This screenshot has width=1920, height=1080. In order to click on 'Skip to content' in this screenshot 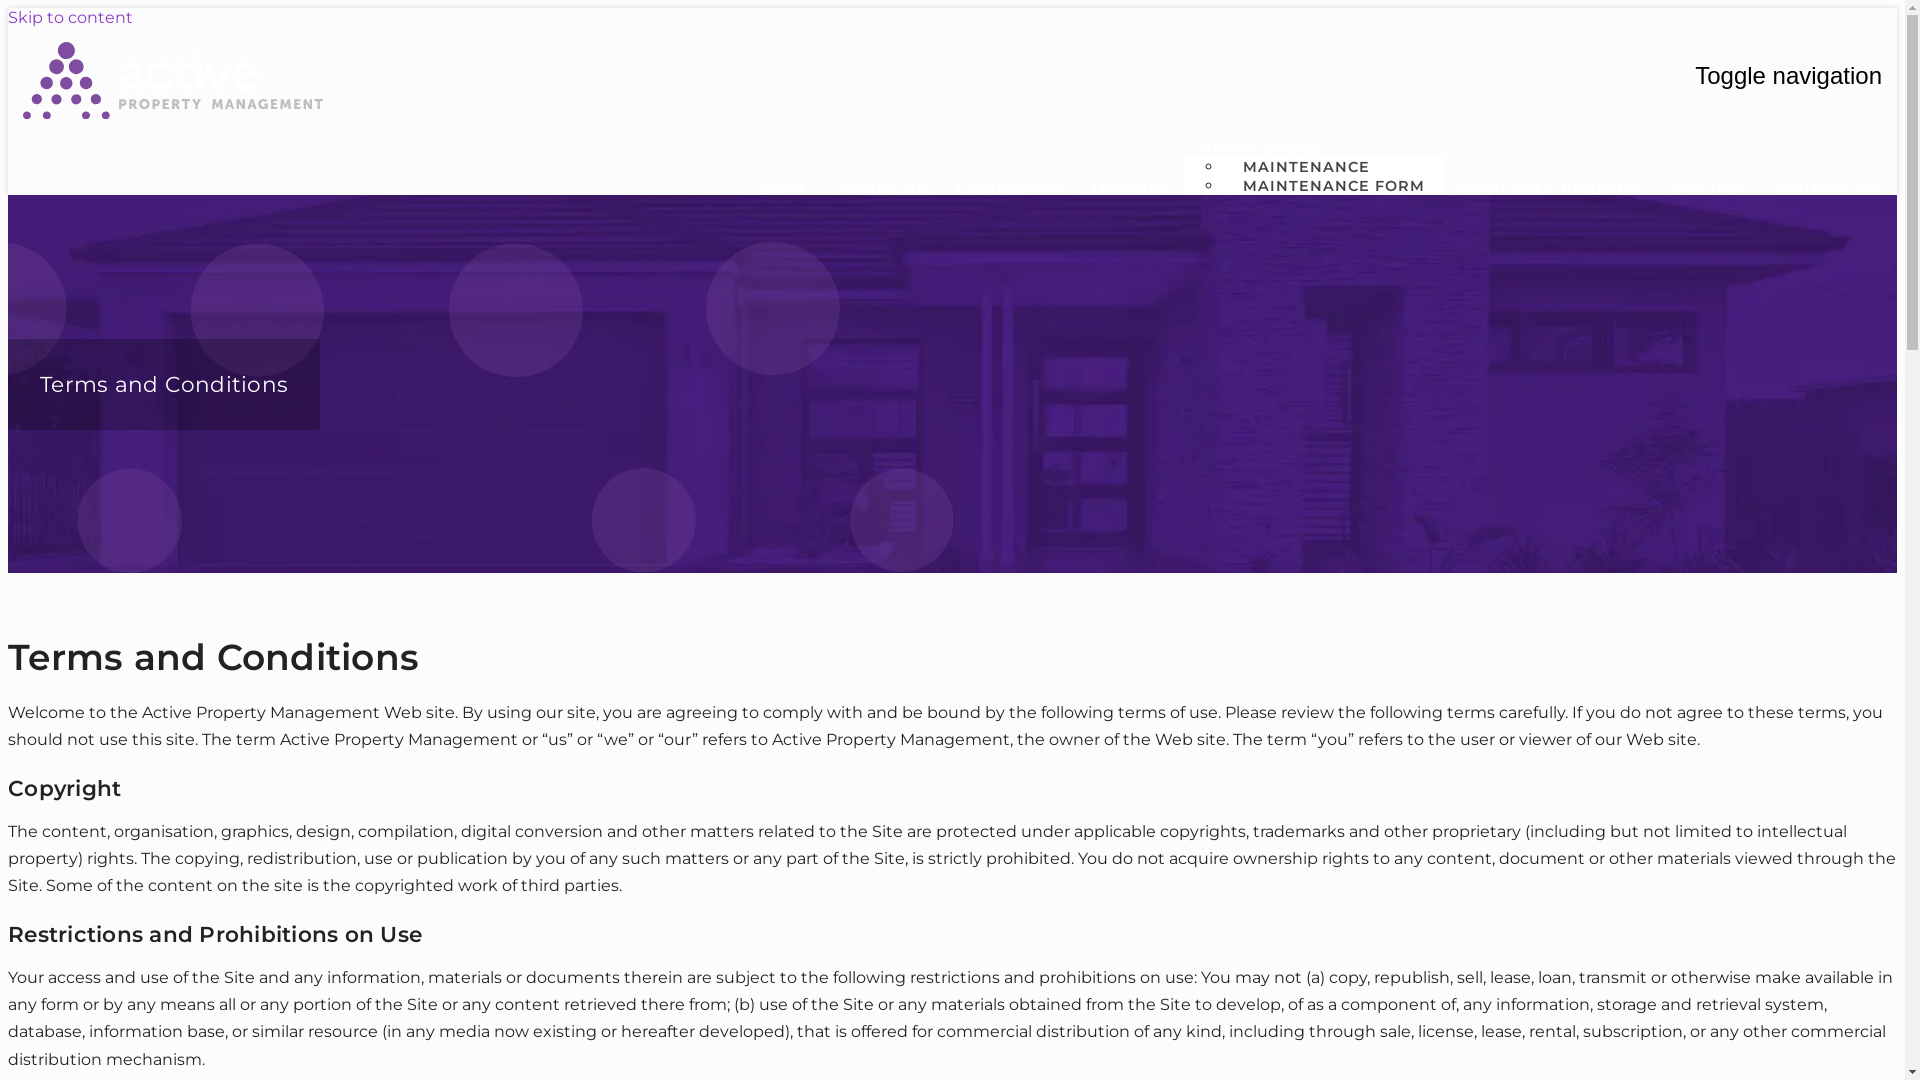, I will do `click(70, 17)`.